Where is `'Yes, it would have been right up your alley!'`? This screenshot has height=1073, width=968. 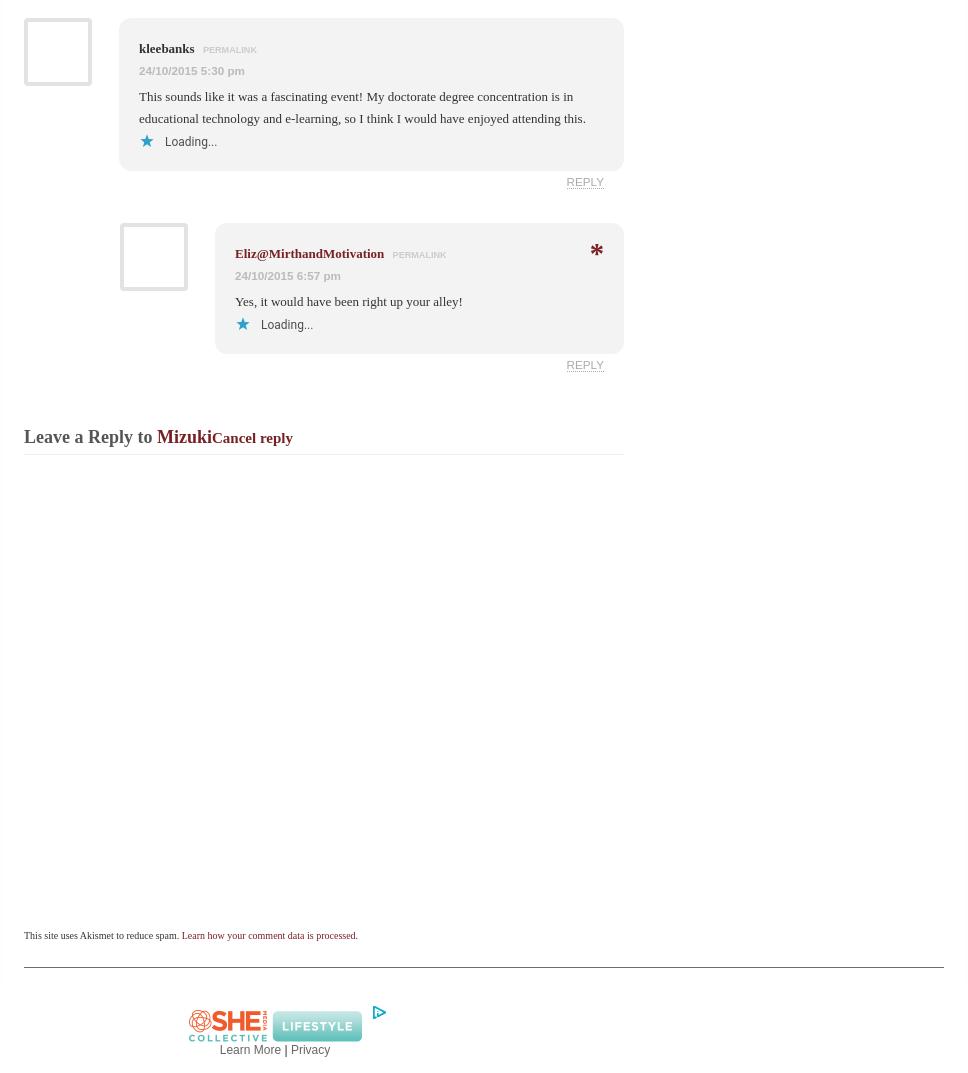 'Yes, it would have been right up your alley!' is located at coordinates (348, 300).